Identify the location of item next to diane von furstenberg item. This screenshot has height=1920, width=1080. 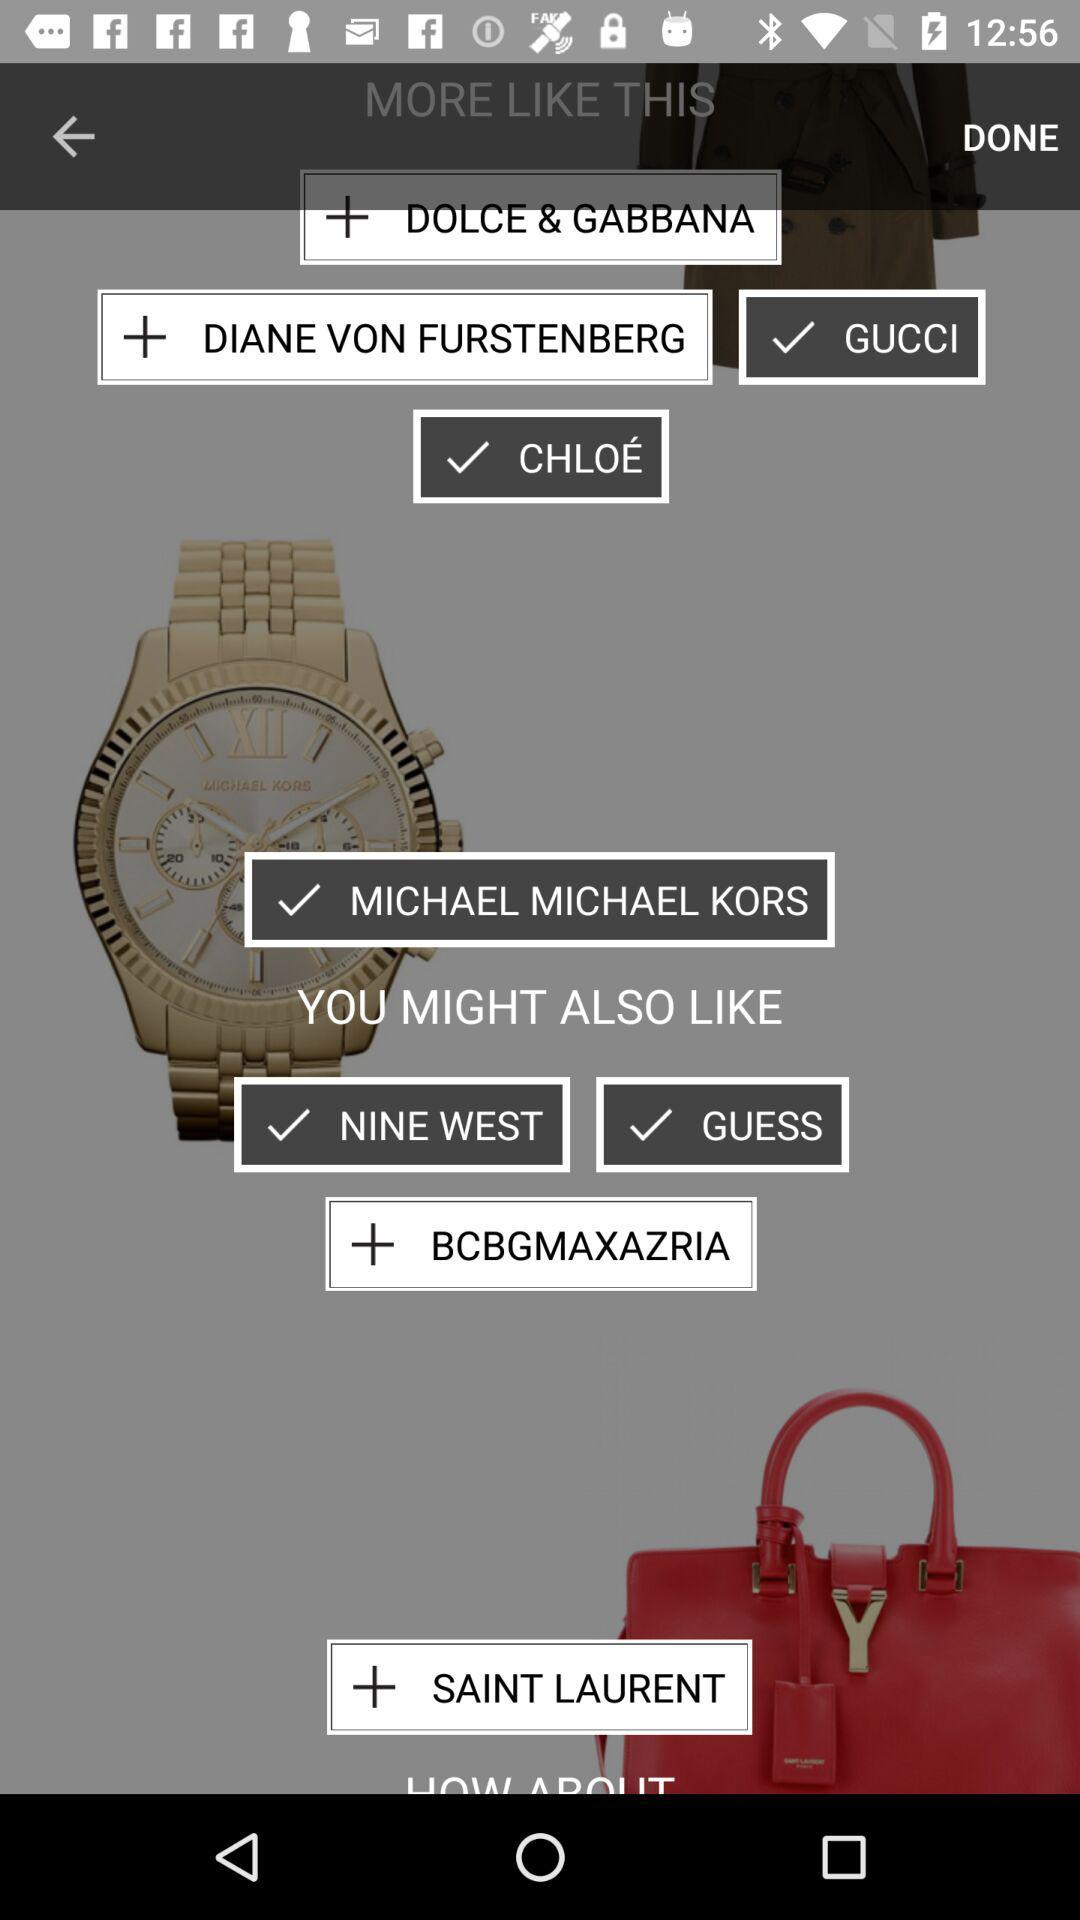
(861, 337).